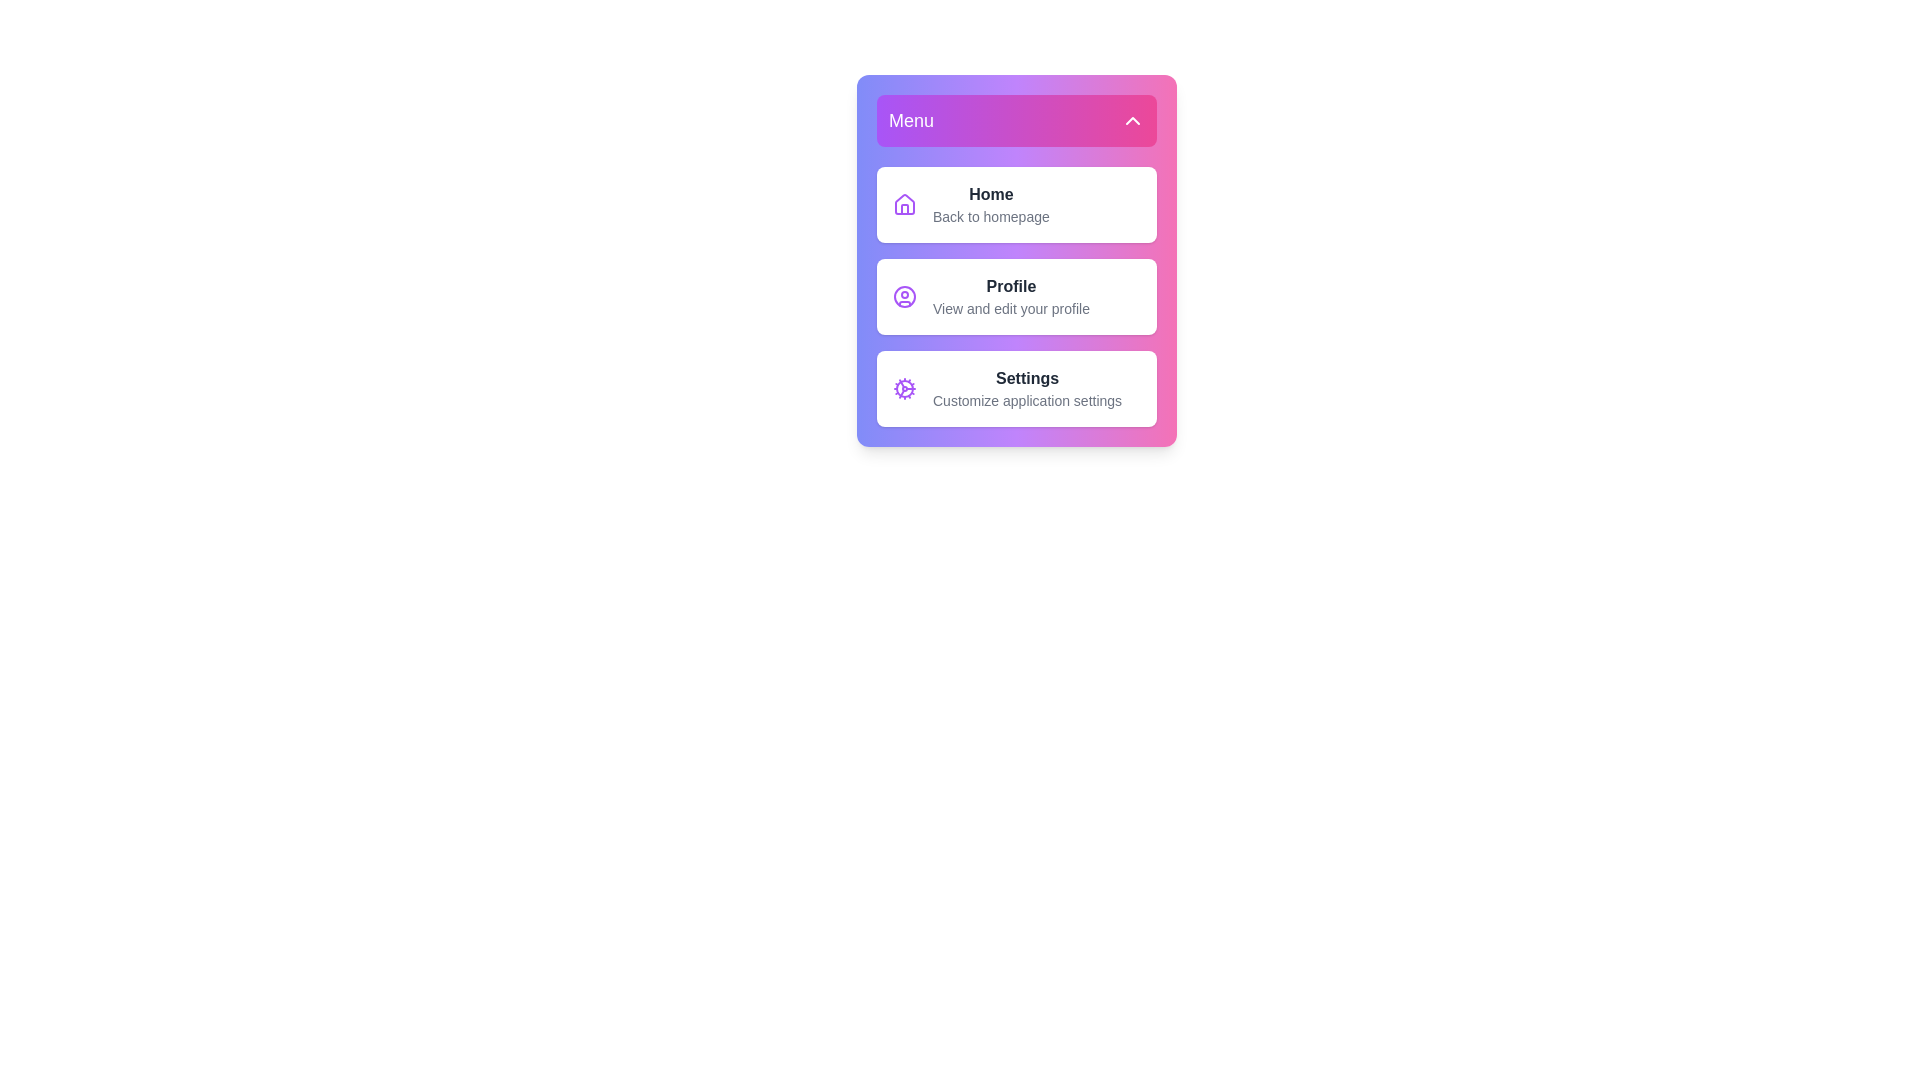  I want to click on the Home menu item to select it, so click(1017, 204).